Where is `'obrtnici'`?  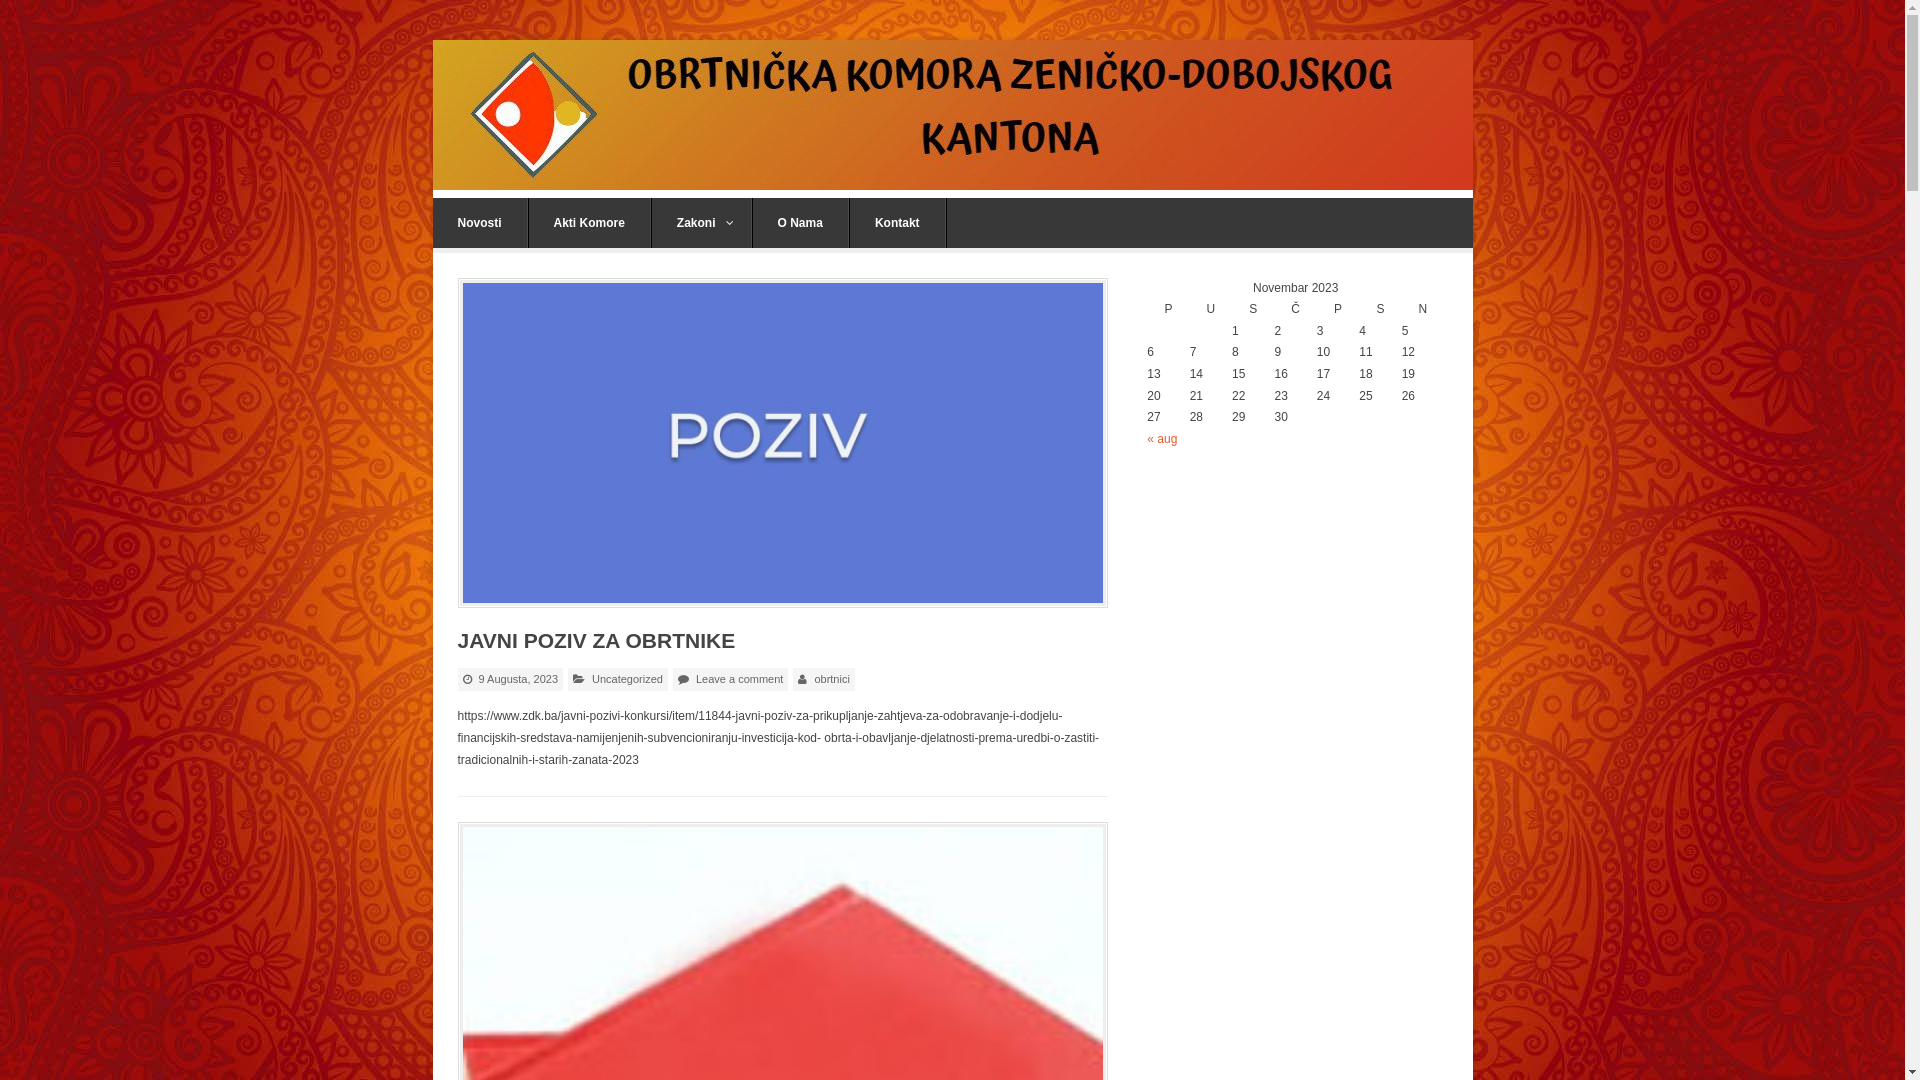
'obrtnici' is located at coordinates (831, 677).